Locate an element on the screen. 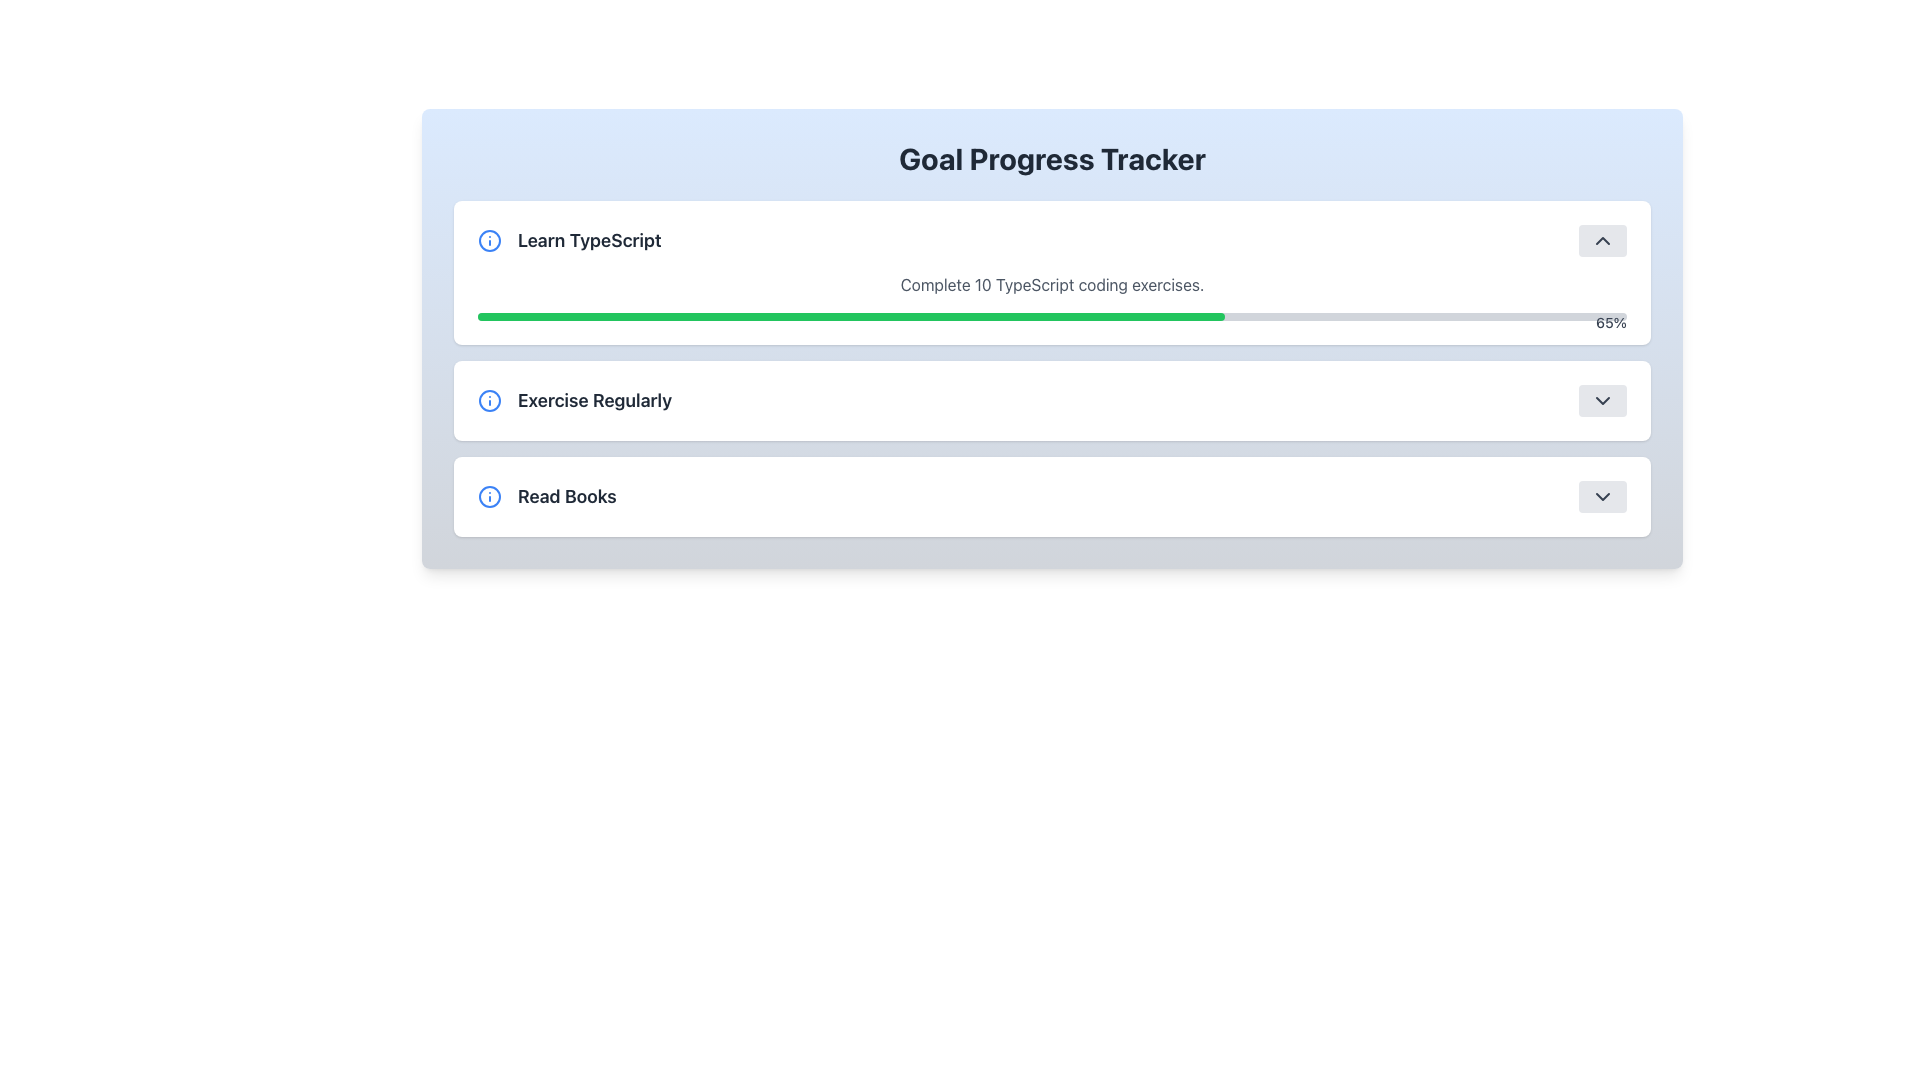 The height and width of the screenshot is (1080, 1920). the text label displaying '65%' located at the top-right corner of the green progress bar is located at coordinates (1611, 322).